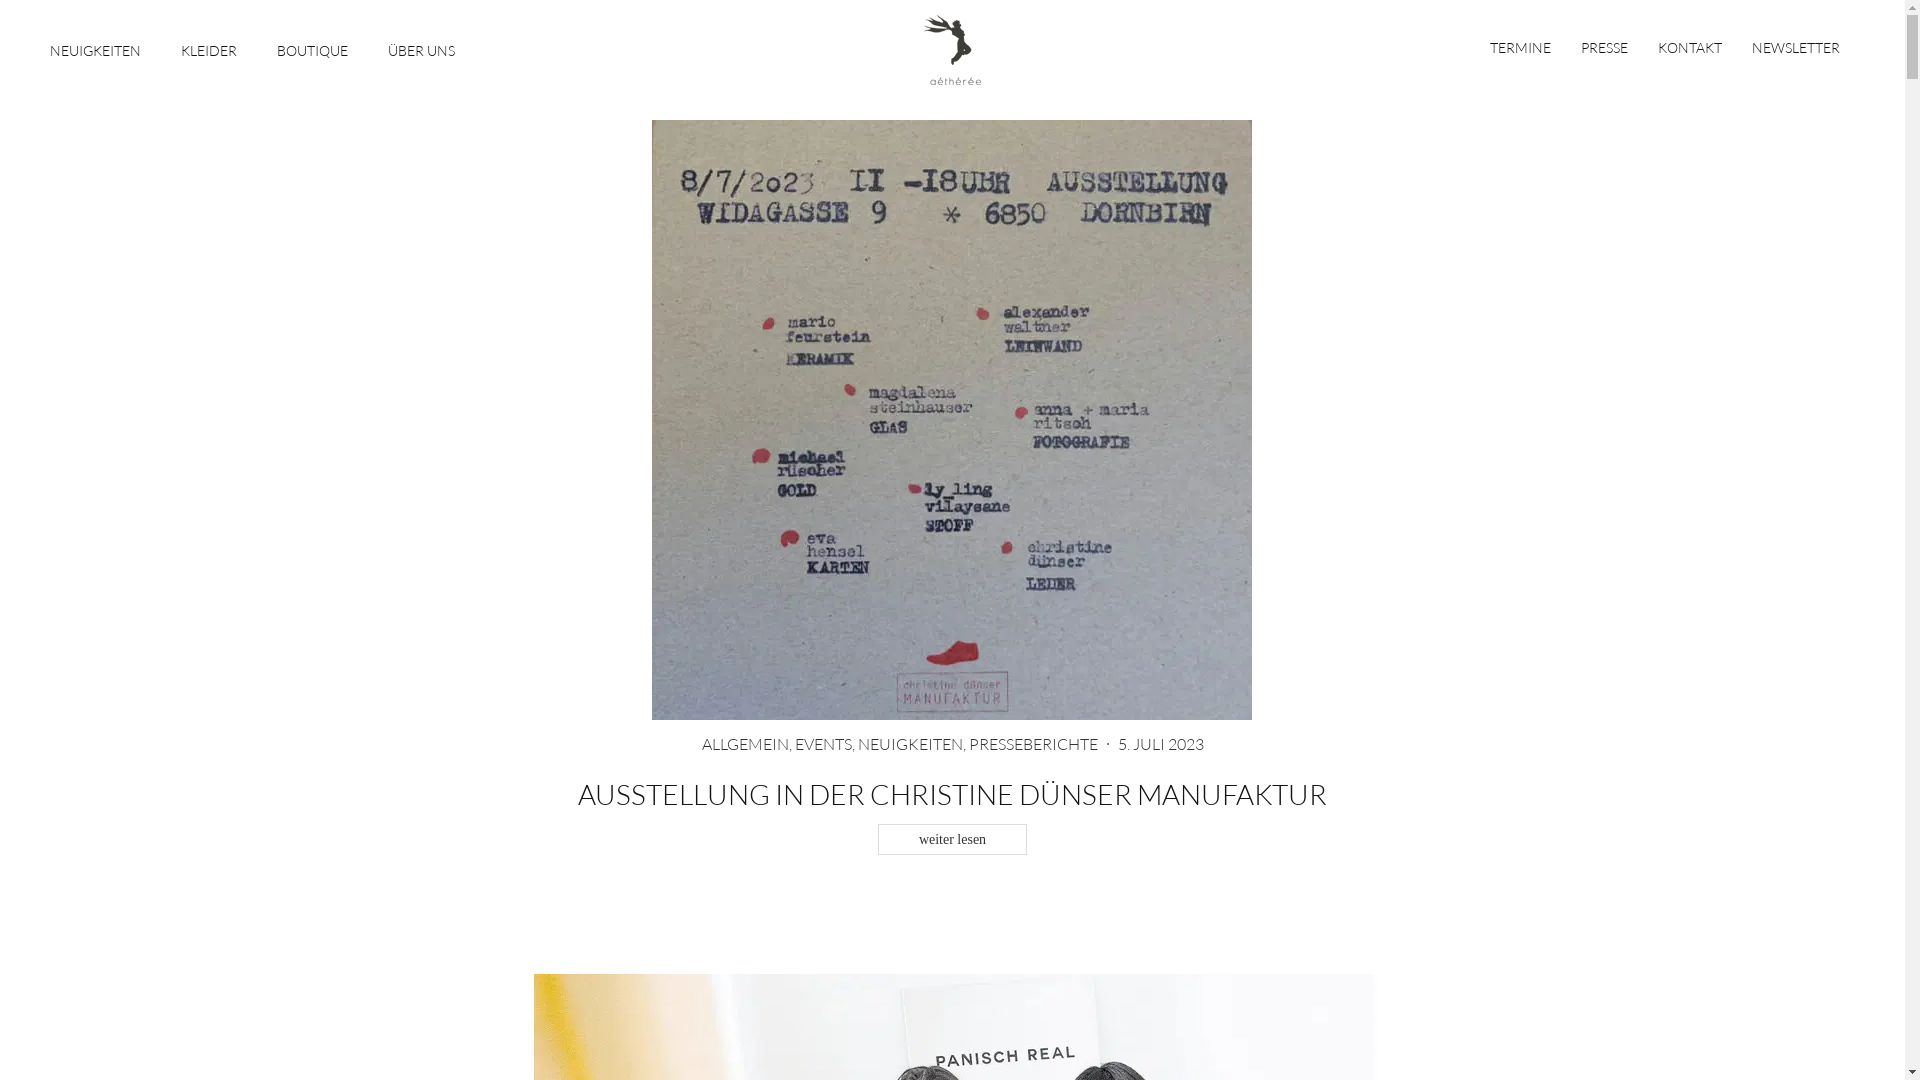  What do you see at coordinates (94, 46) in the screenshot?
I see `'NEUIGKEITEN'` at bounding box center [94, 46].